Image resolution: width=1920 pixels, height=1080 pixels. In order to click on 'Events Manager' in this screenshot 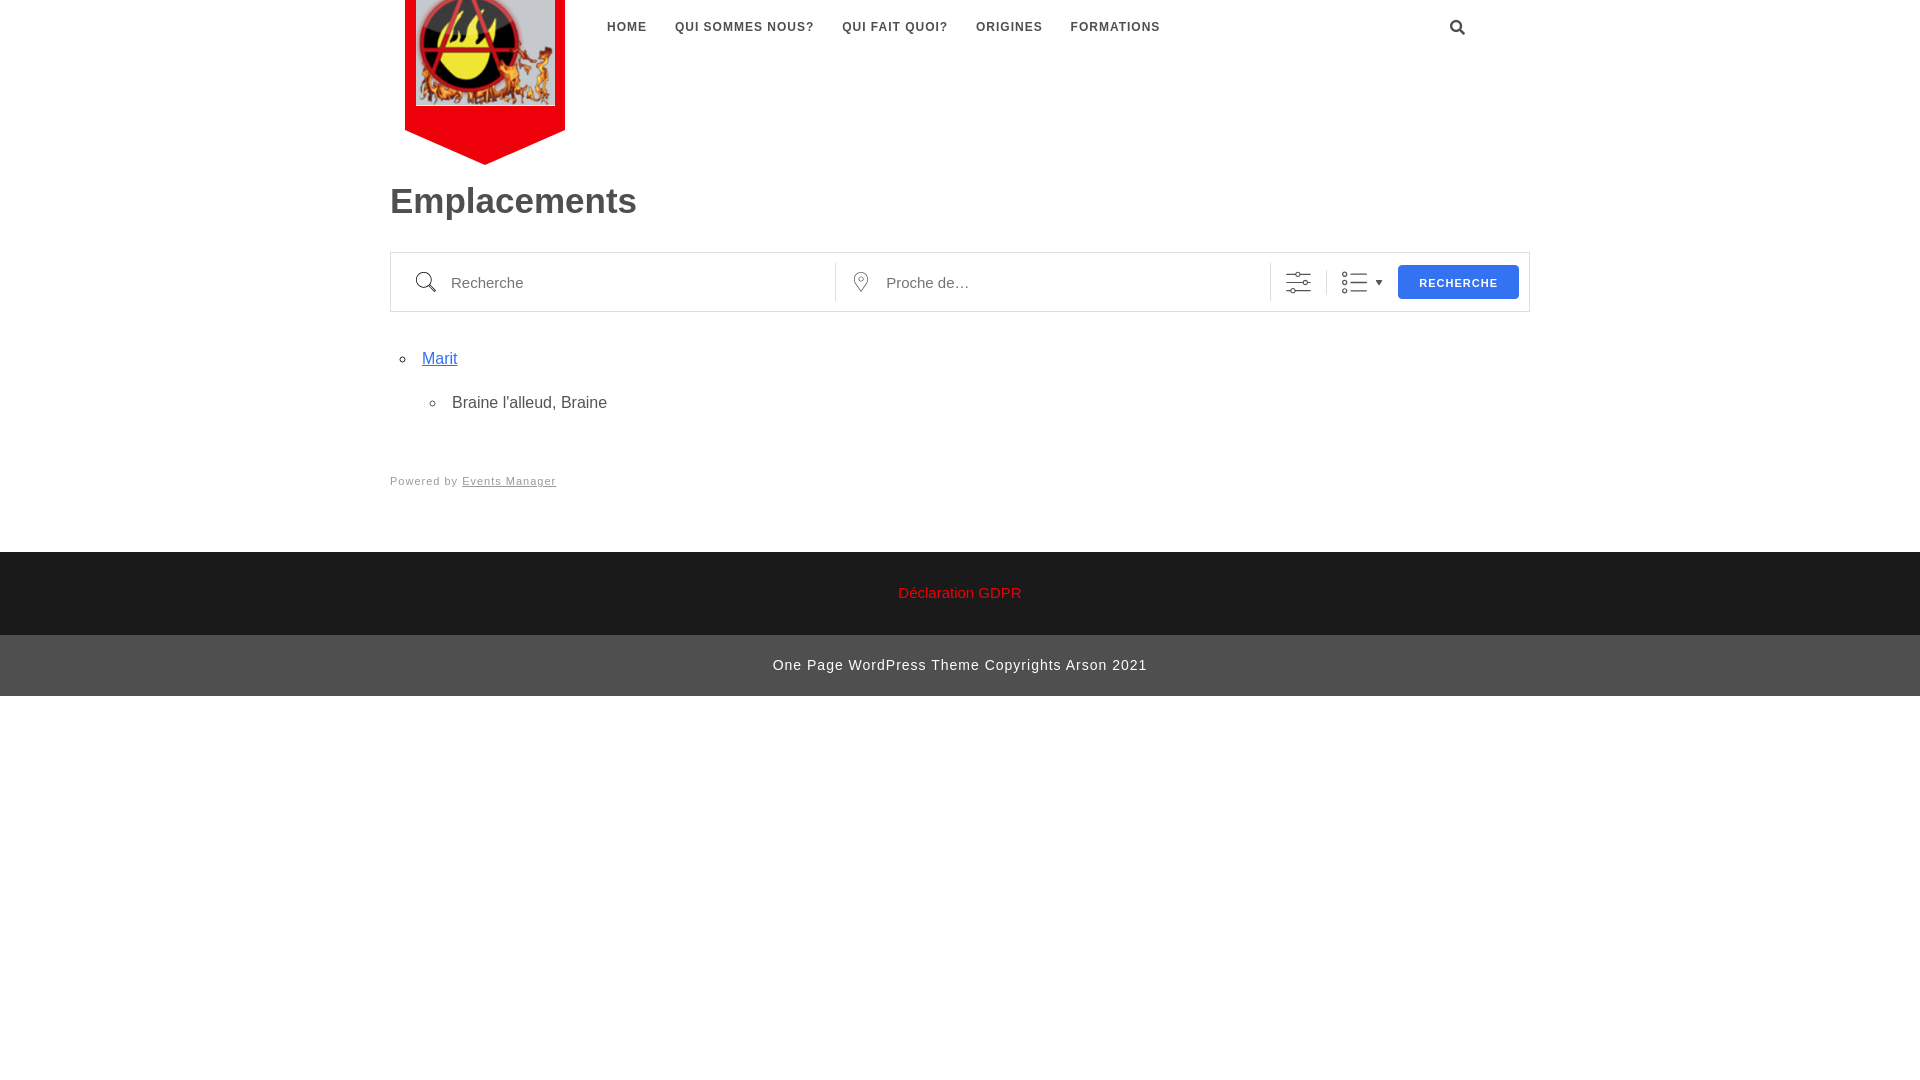, I will do `click(508, 481)`.